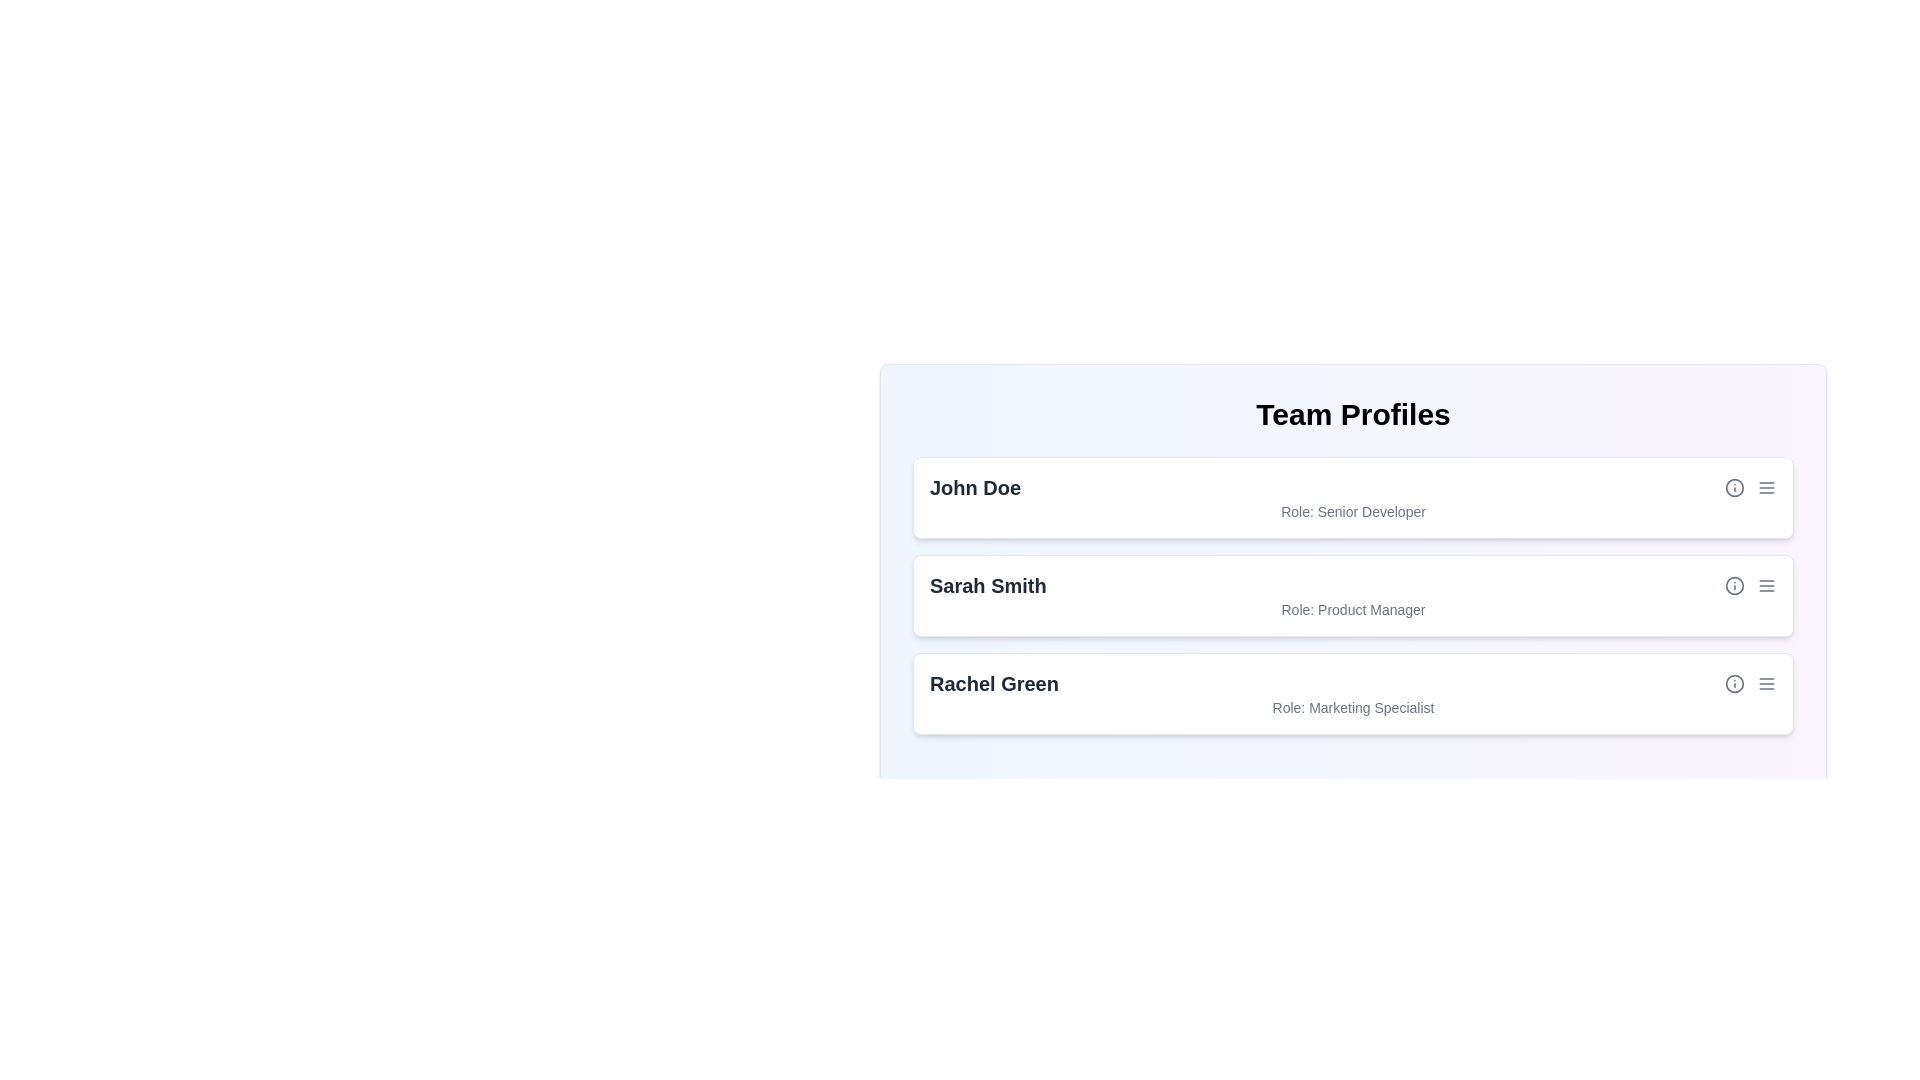 Image resolution: width=1920 pixels, height=1080 pixels. Describe the element at coordinates (1353, 511) in the screenshot. I see `the Text label displaying the job role associated with 'John Doe' in the first card of the 'Team Profiles' section` at that location.